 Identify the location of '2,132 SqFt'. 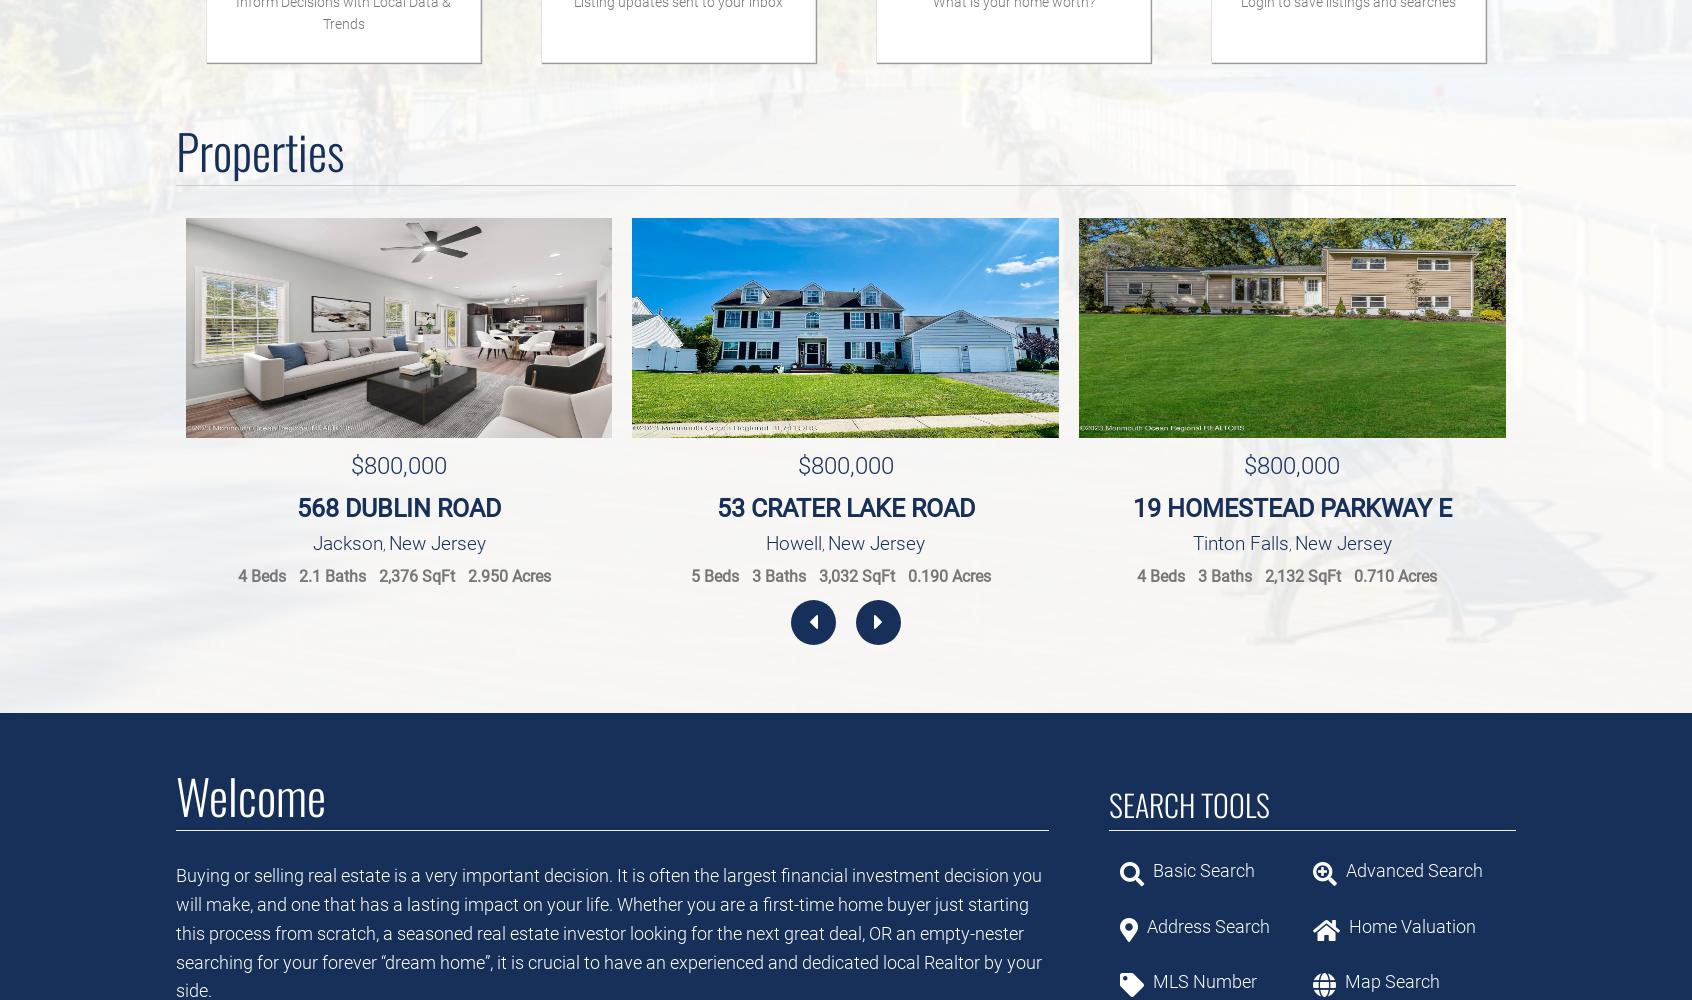
(1302, 575).